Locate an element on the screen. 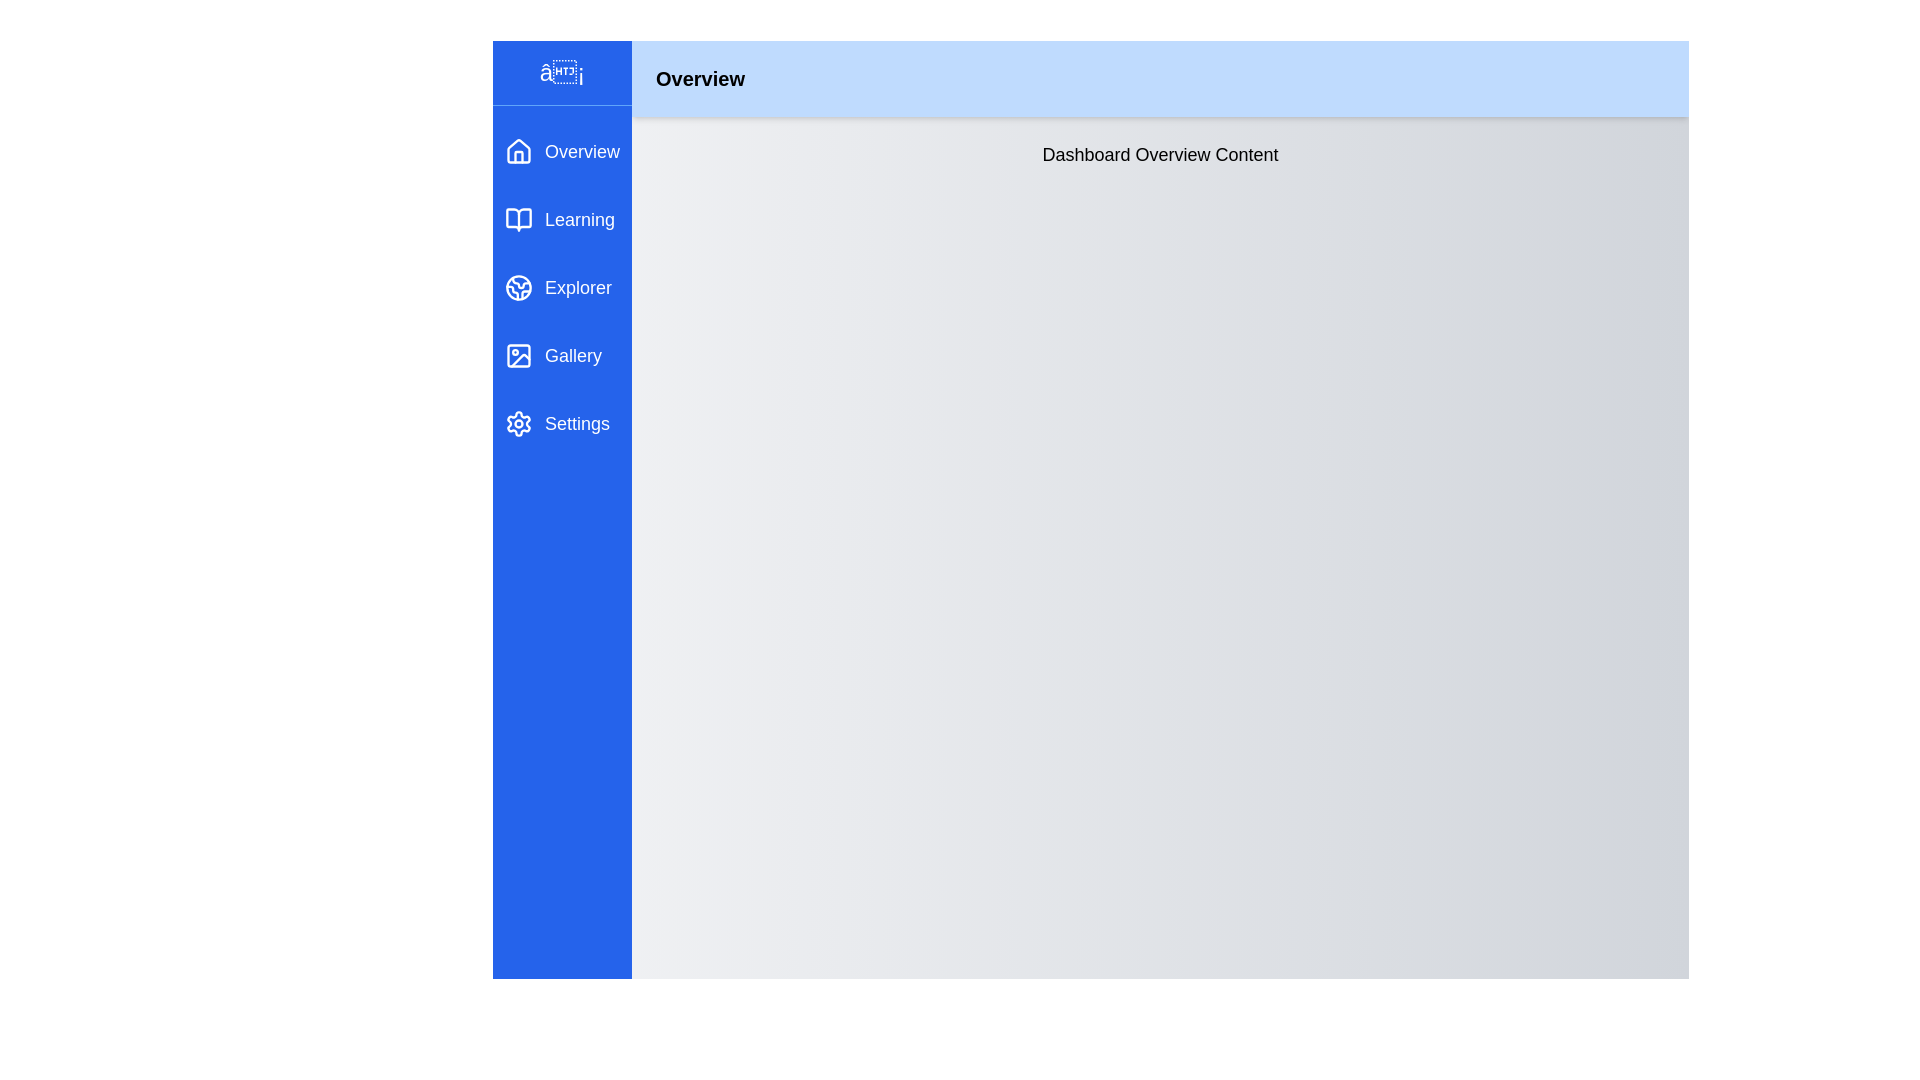  the first navigation icon in the vertical list on the left-side navigation bar is located at coordinates (518, 150).